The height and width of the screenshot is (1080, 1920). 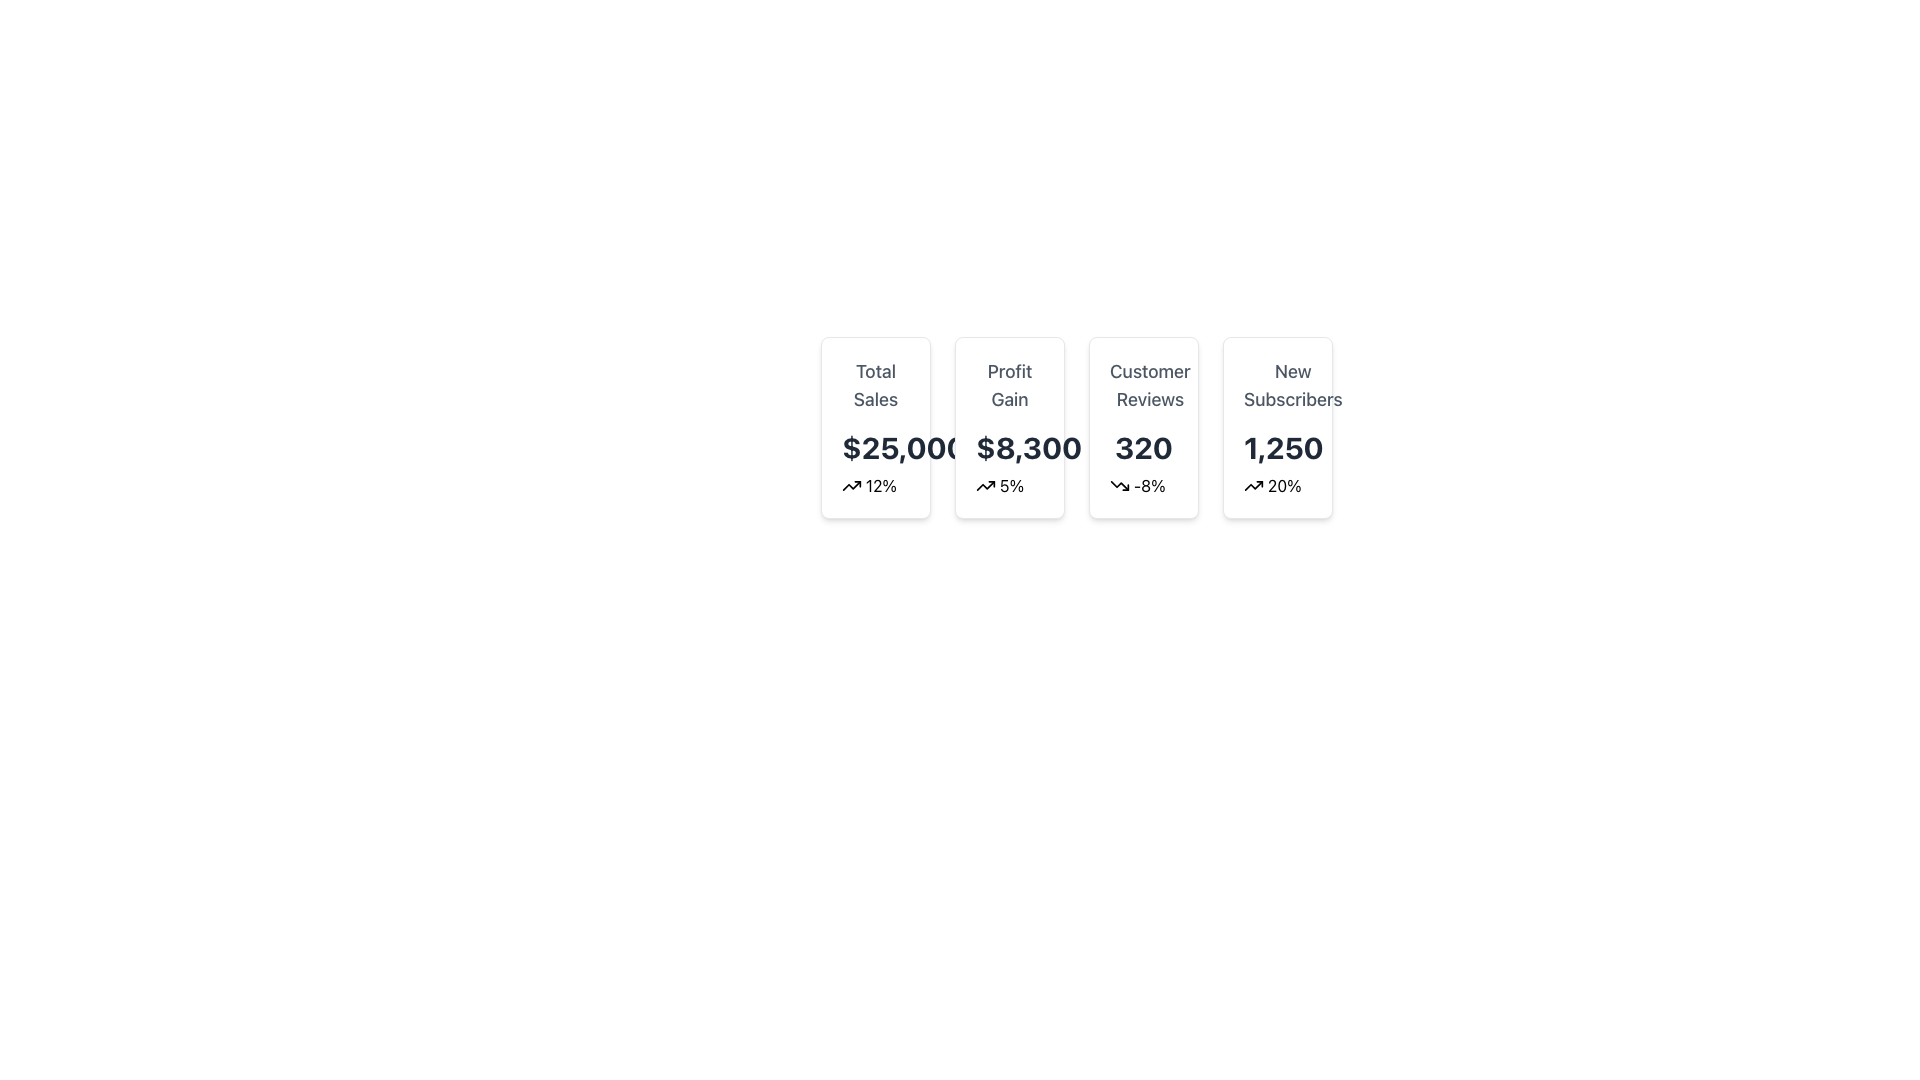 I want to click on the upward trend icon representing the increase in 'Total Sales' with a green percentage of '12%', located at the bottom-left of the 'Total Sales' card, so click(x=851, y=486).